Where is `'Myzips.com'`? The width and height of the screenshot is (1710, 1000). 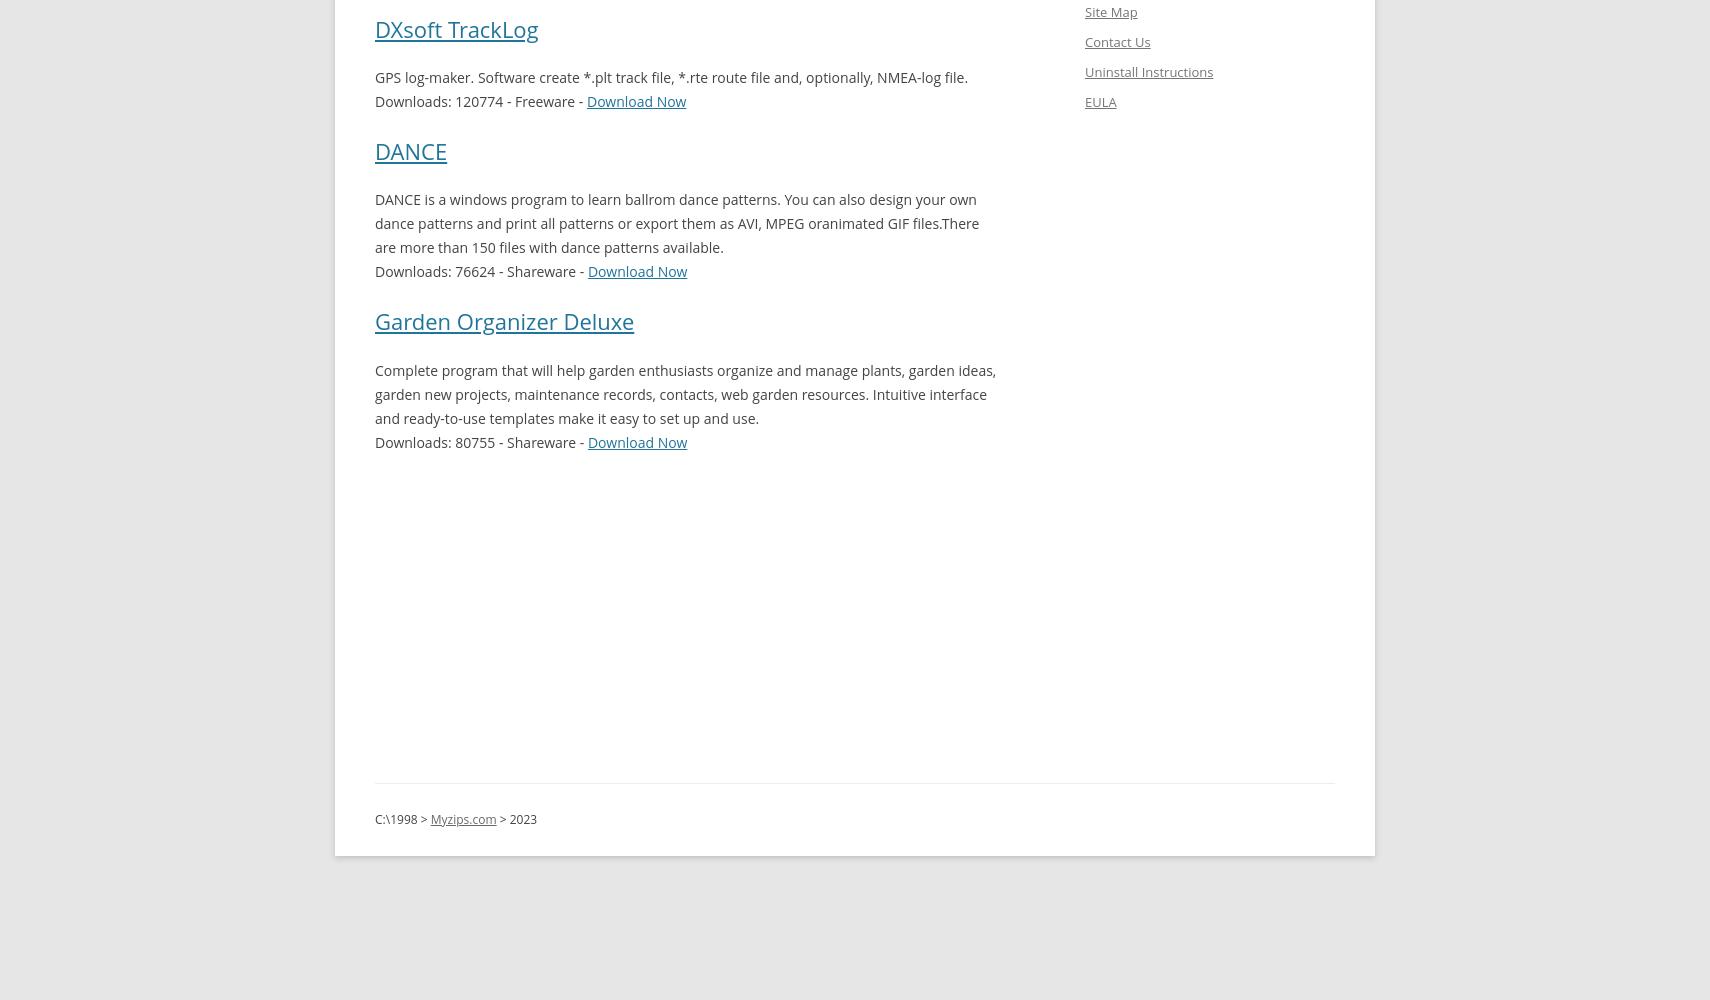
'Myzips.com' is located at coordinates (463, 817).